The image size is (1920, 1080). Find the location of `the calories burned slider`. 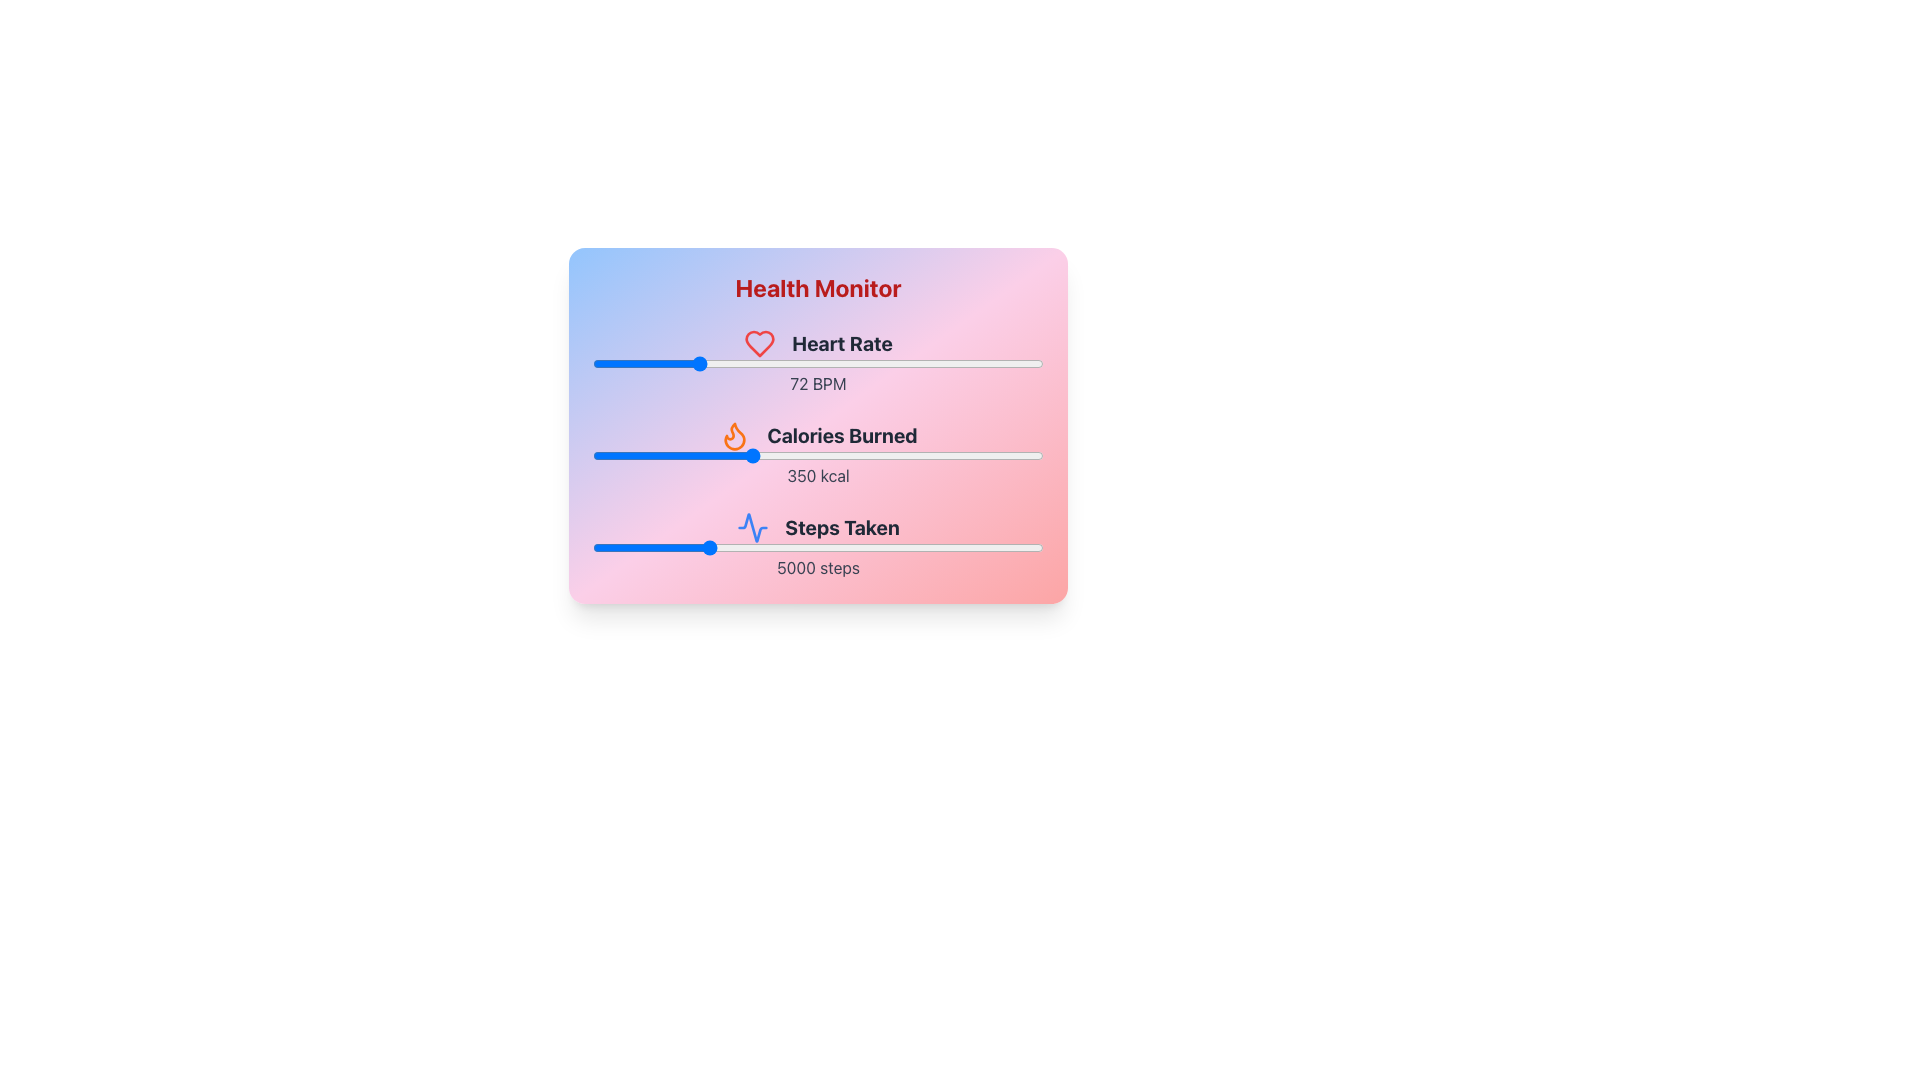

the calories burned slider is located at coordinates (634, 455).